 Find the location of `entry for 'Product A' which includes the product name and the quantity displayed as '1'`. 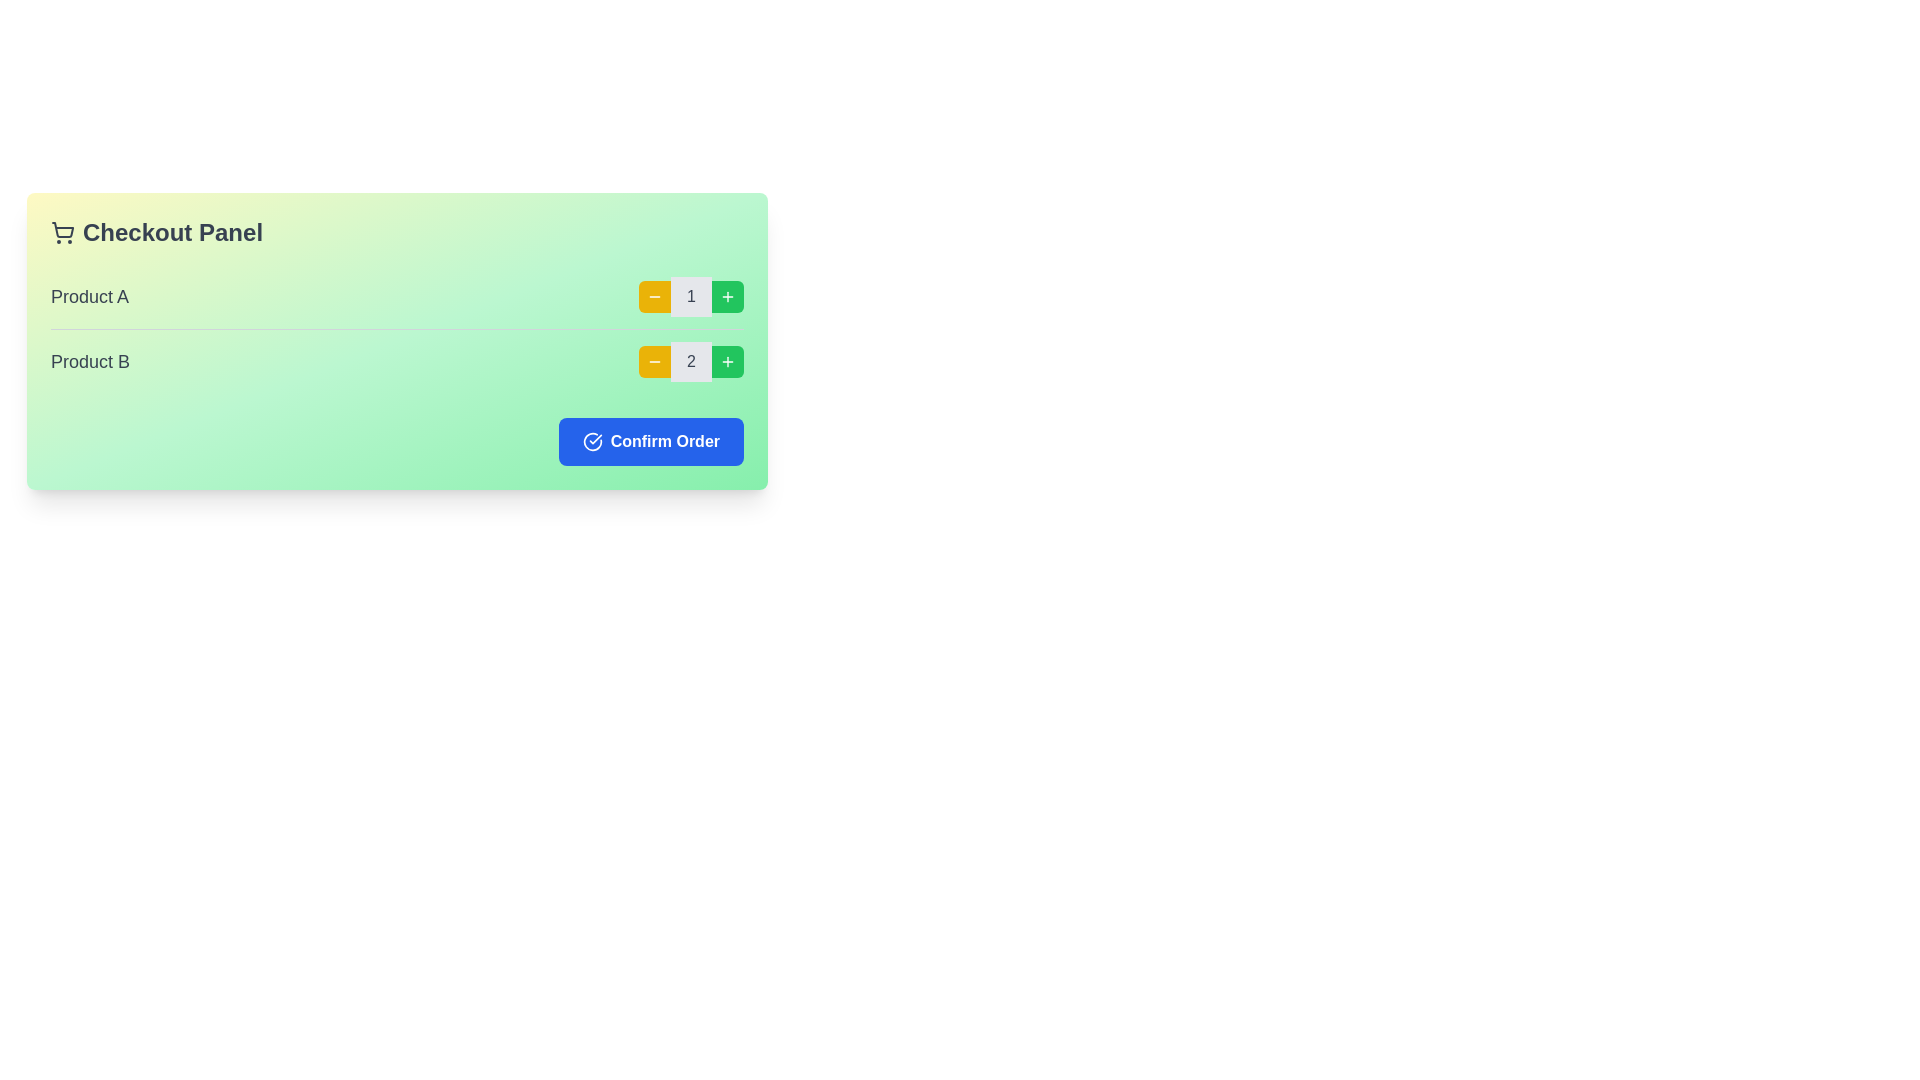

entry for 'Product A' which includes the product name and the quantity displayed as '1' is located at coordinates (397, 297).